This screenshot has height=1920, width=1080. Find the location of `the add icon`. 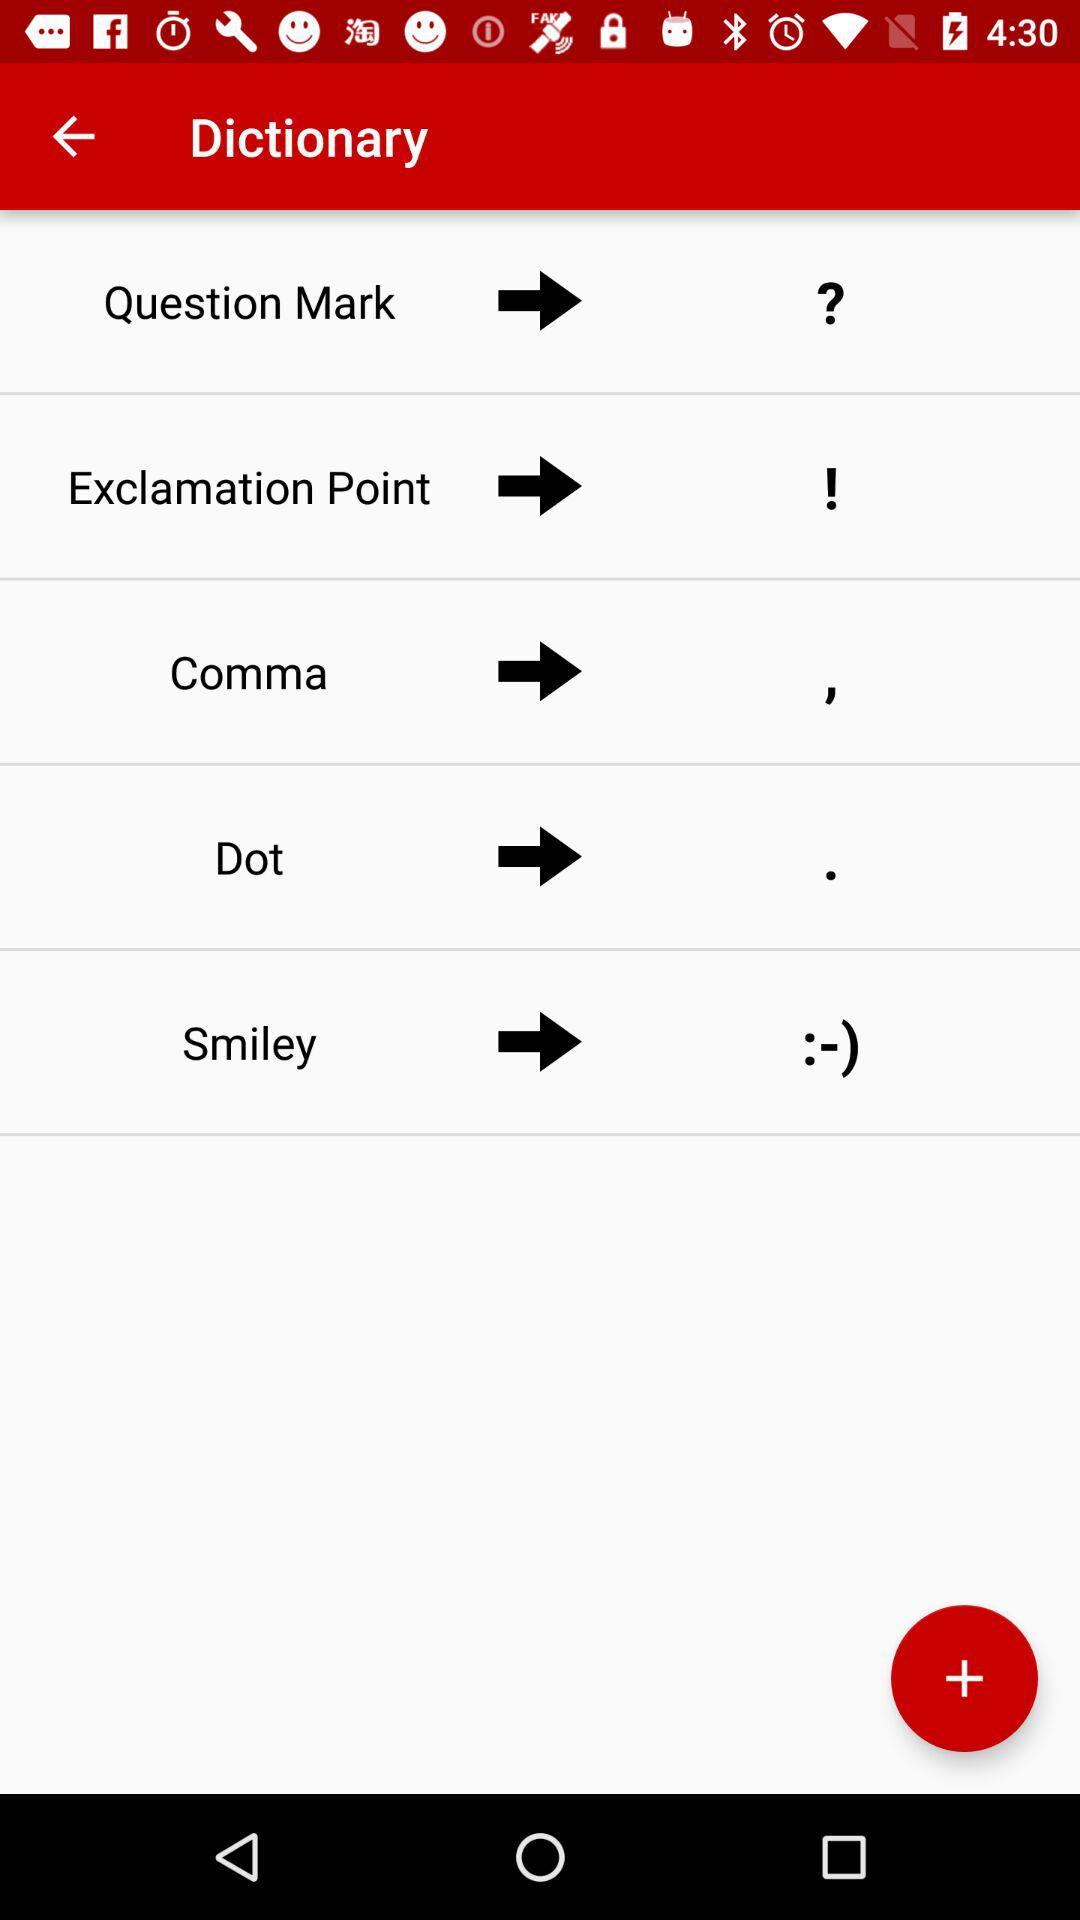

the add icon is located at coordinates (963, 1678).